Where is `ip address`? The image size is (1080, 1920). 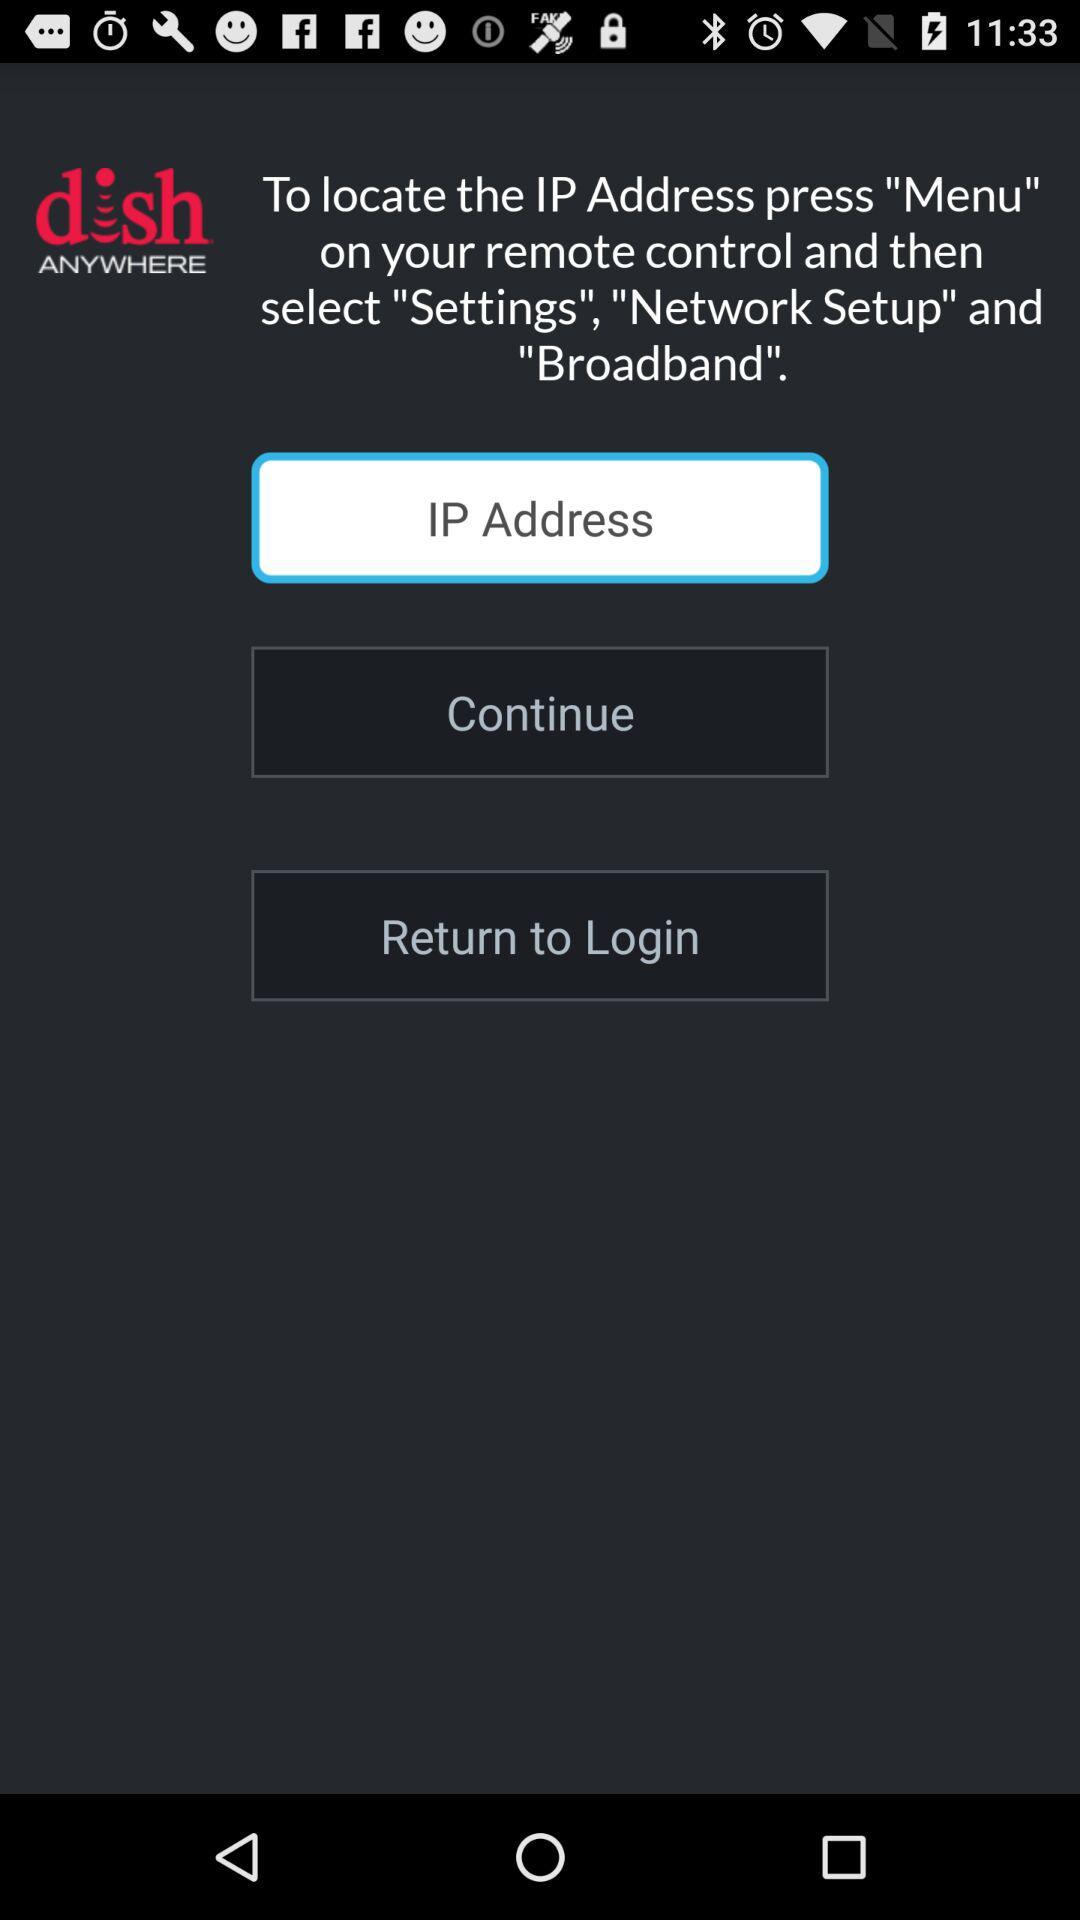 ip address is located at coordinates (540, 517).